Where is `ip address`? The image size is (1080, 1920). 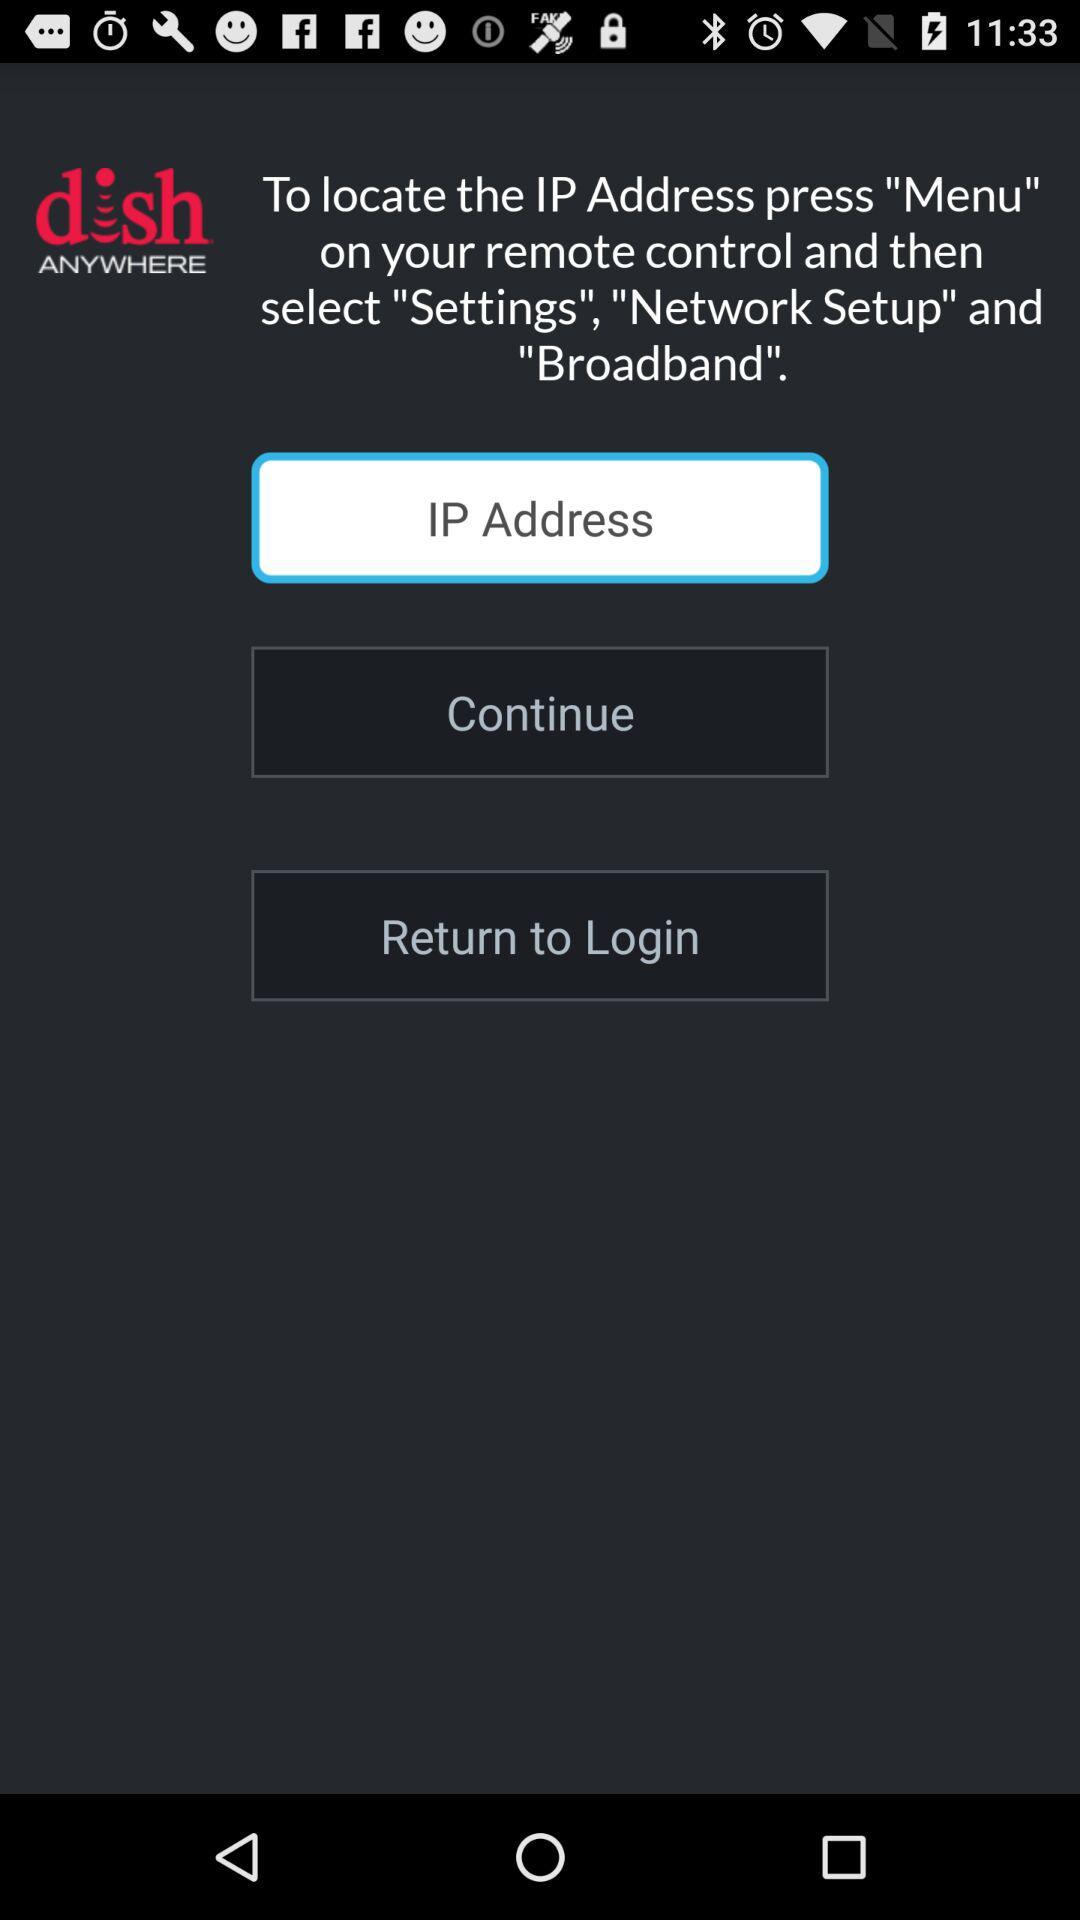 ip address is located at coordinates (540, 517).